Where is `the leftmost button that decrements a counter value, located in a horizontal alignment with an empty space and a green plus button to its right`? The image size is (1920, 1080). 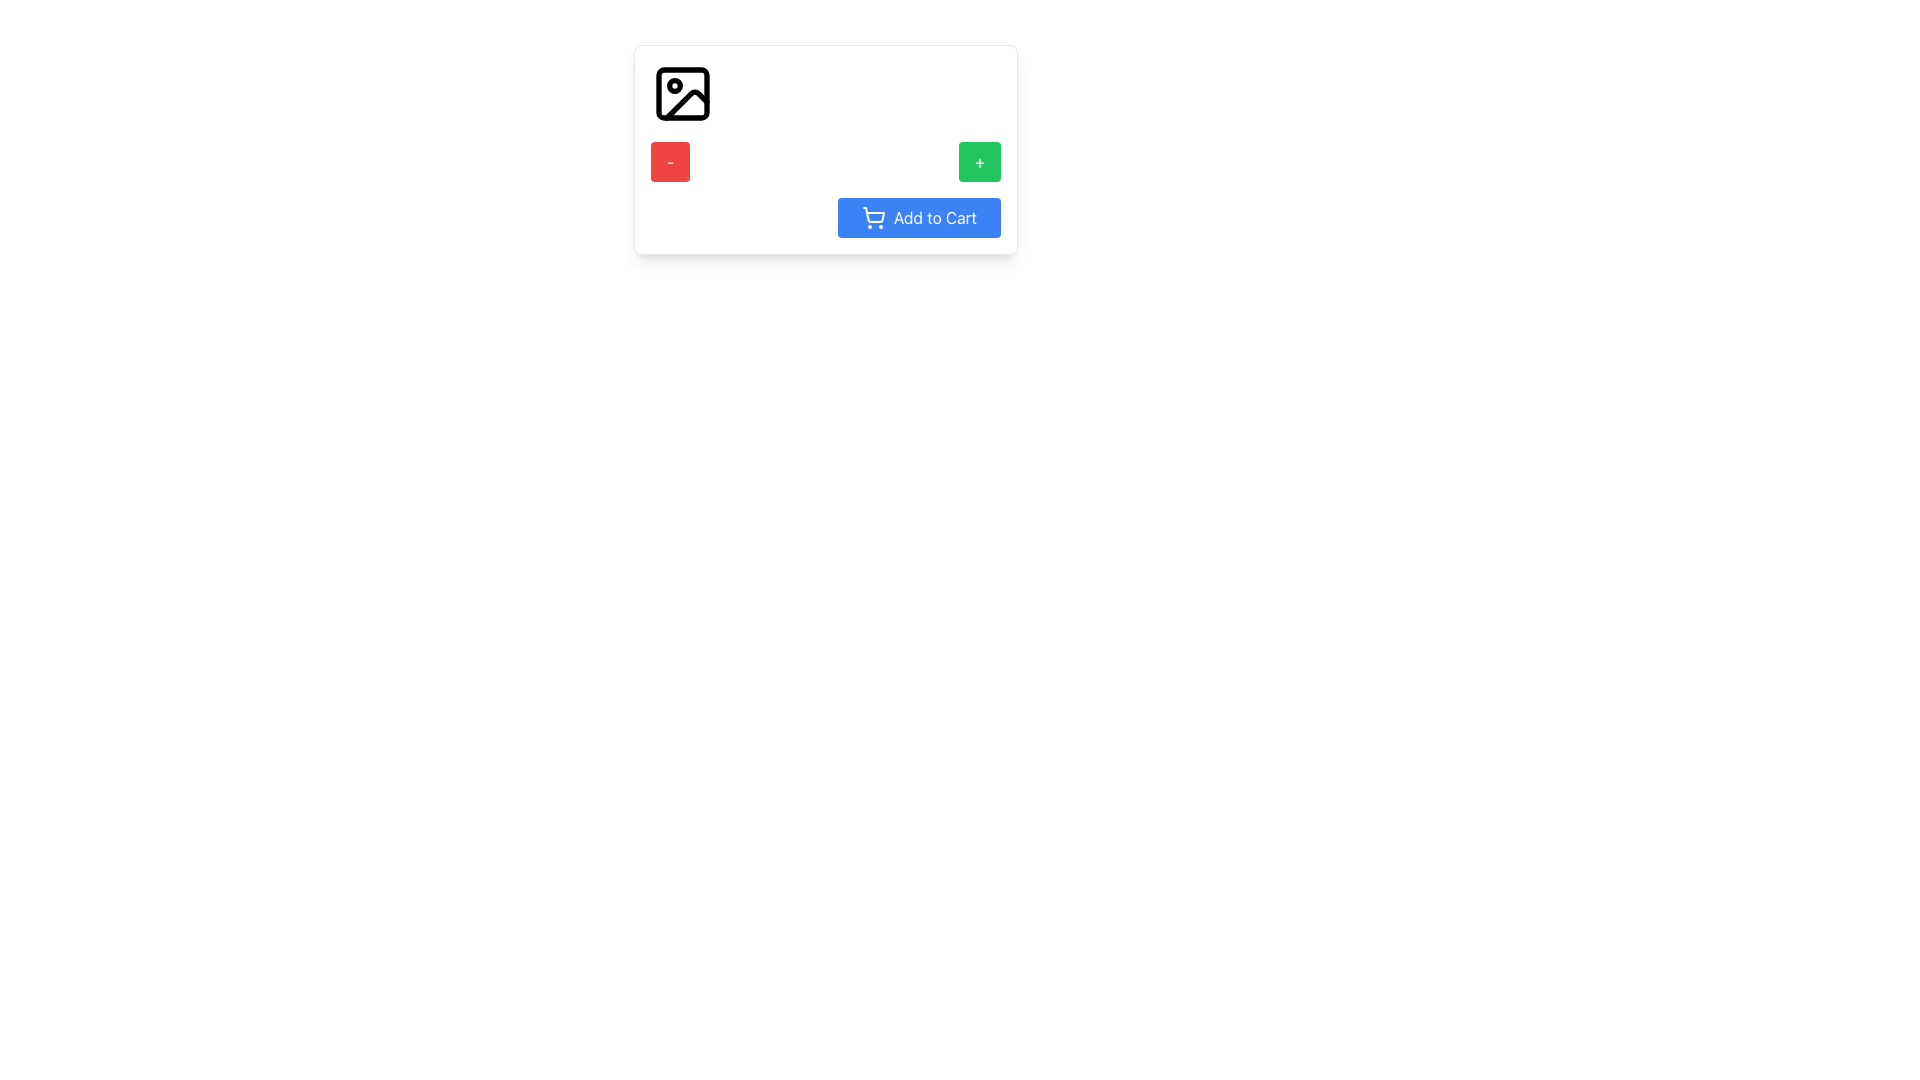 the leftmost button that decrements a counter value, located in a horizontal alignment with an empty space and a green plus button to its right is located at coordinates (670, 161).